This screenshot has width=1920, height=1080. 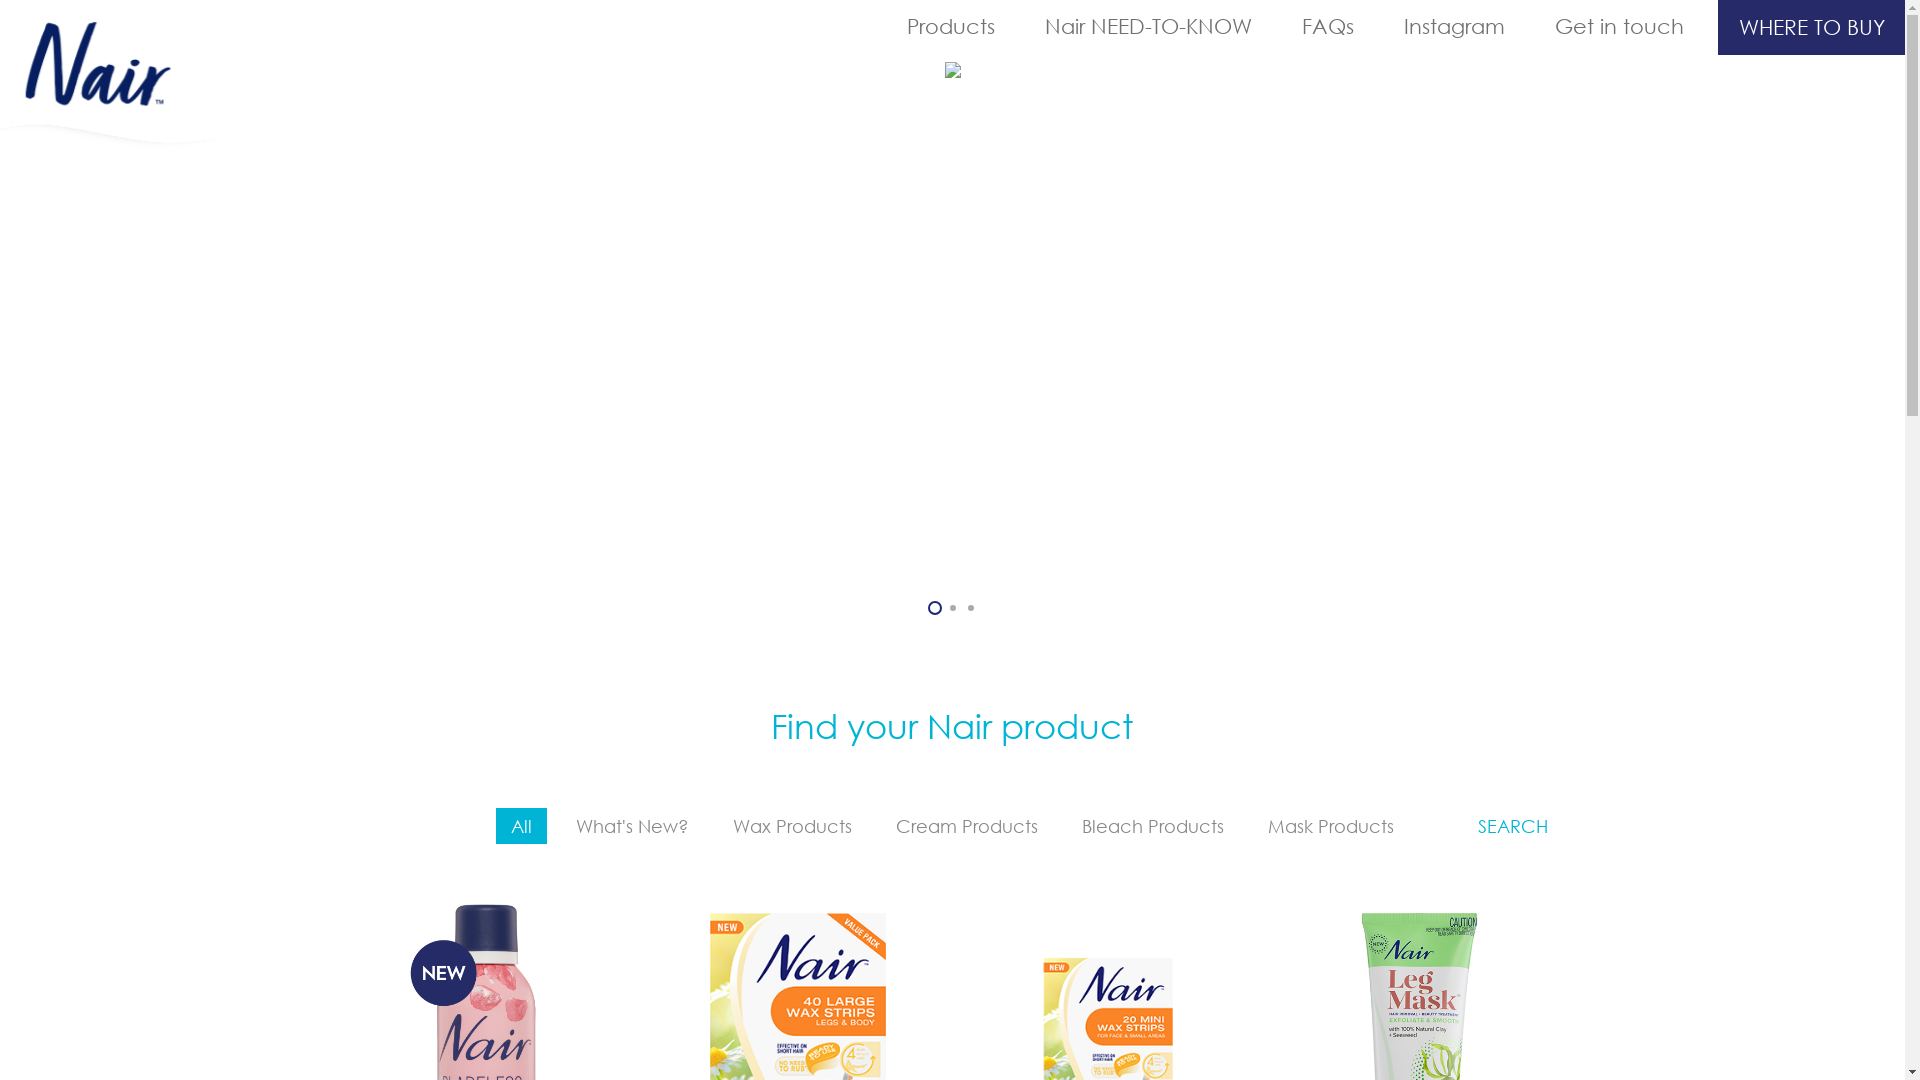 What do you see at coordinates (718, 825) in the screenshot?
I see `'Wax Products'` at bounding box center [718, 825].